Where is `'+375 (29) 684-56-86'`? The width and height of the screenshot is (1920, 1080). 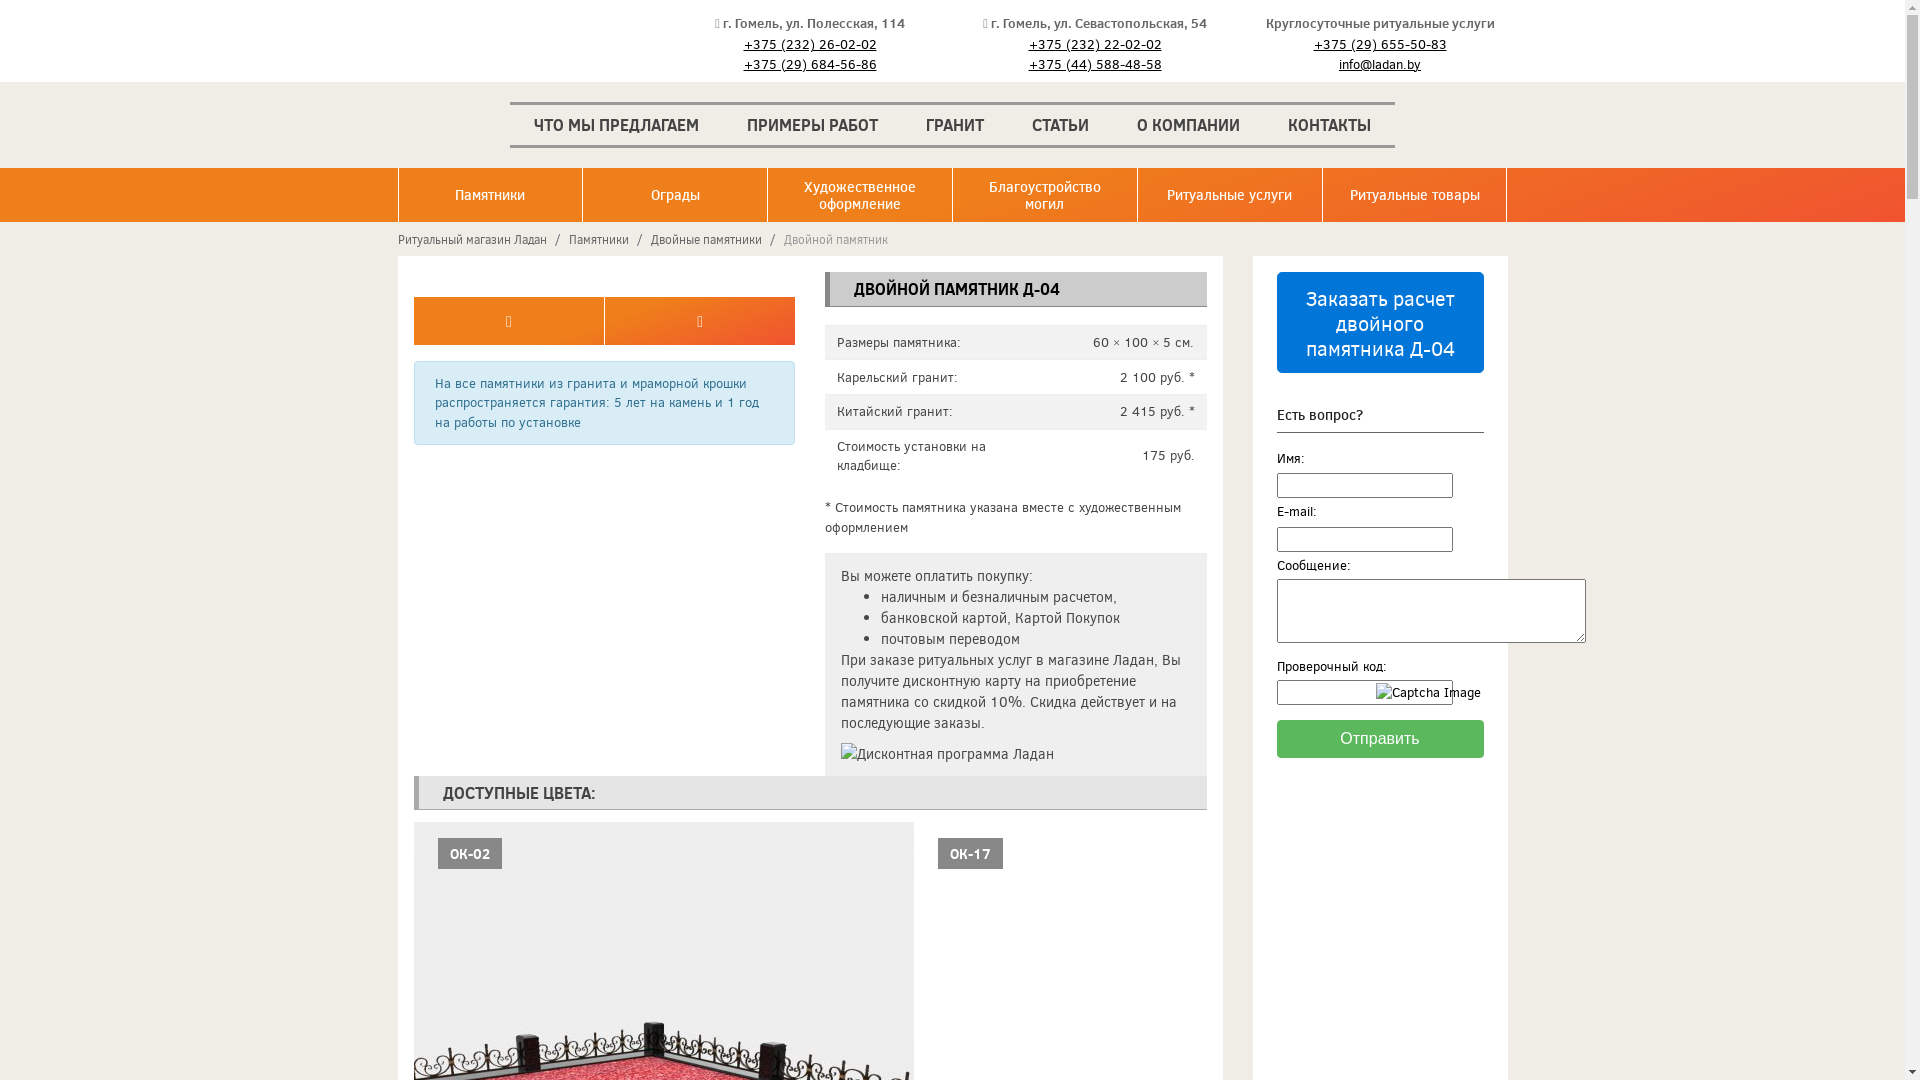
'+375 (29) 684-56-86' is located at coordinates (809, 63).